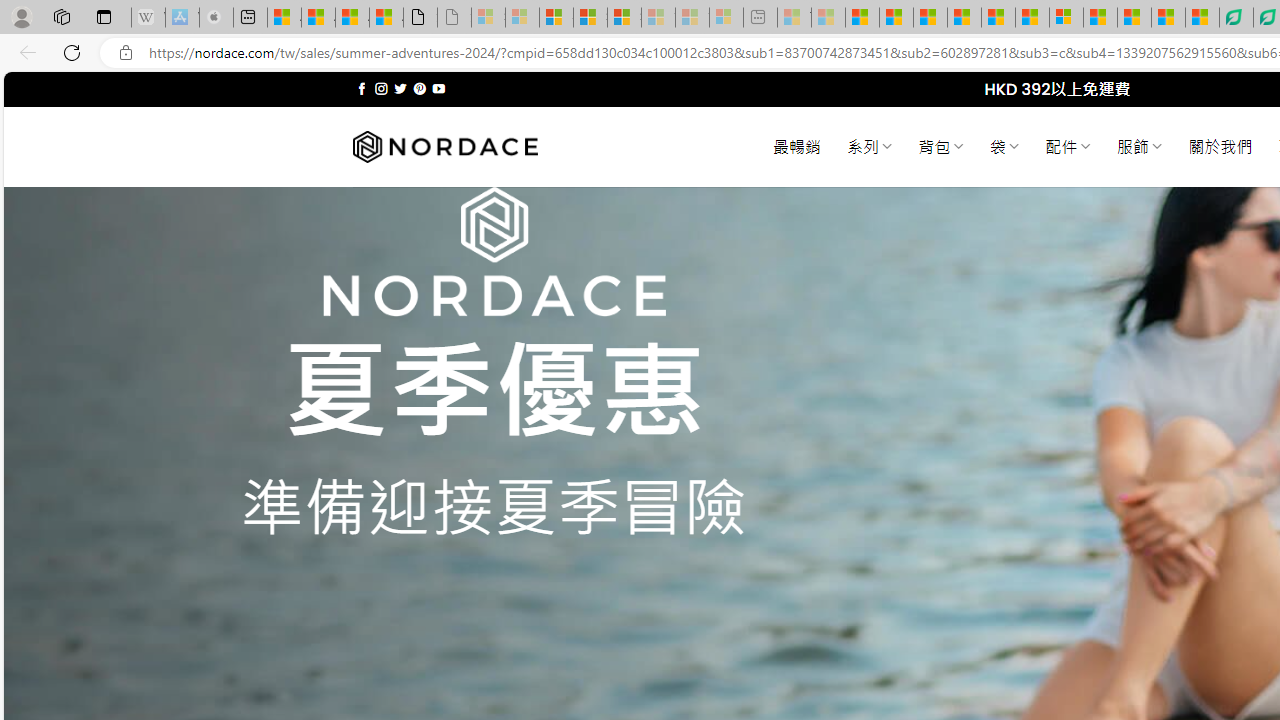  What do you see at coordinates (1032, 17) in the screenshot?
I see `'Foo BAR | Trusted Community Engagement and Contributions'` at bounding box center [1032, 17].